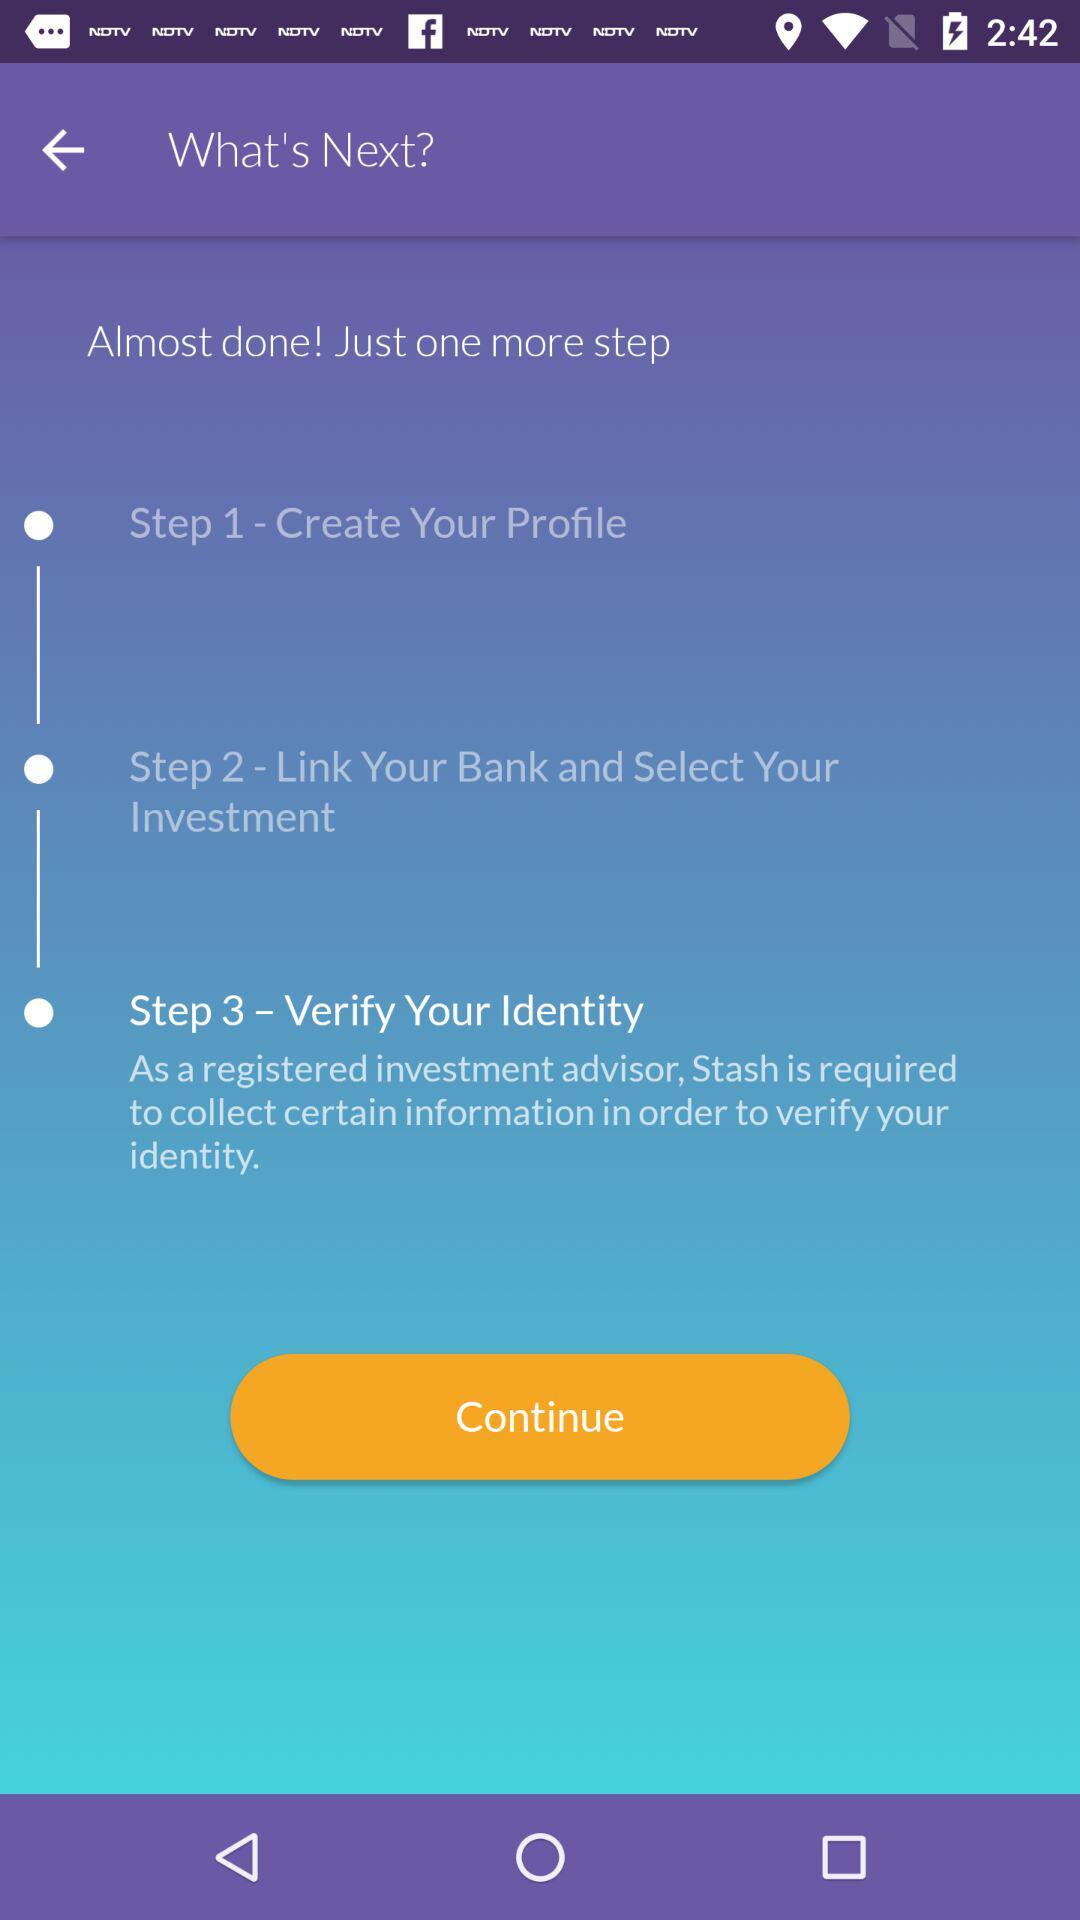 The width and height of the screenshot is (1080, 1920). What do you see at coordinates (61, 148) in the screenshot?
I see `the arrow_backward icon` at bounding box center [61, 148].